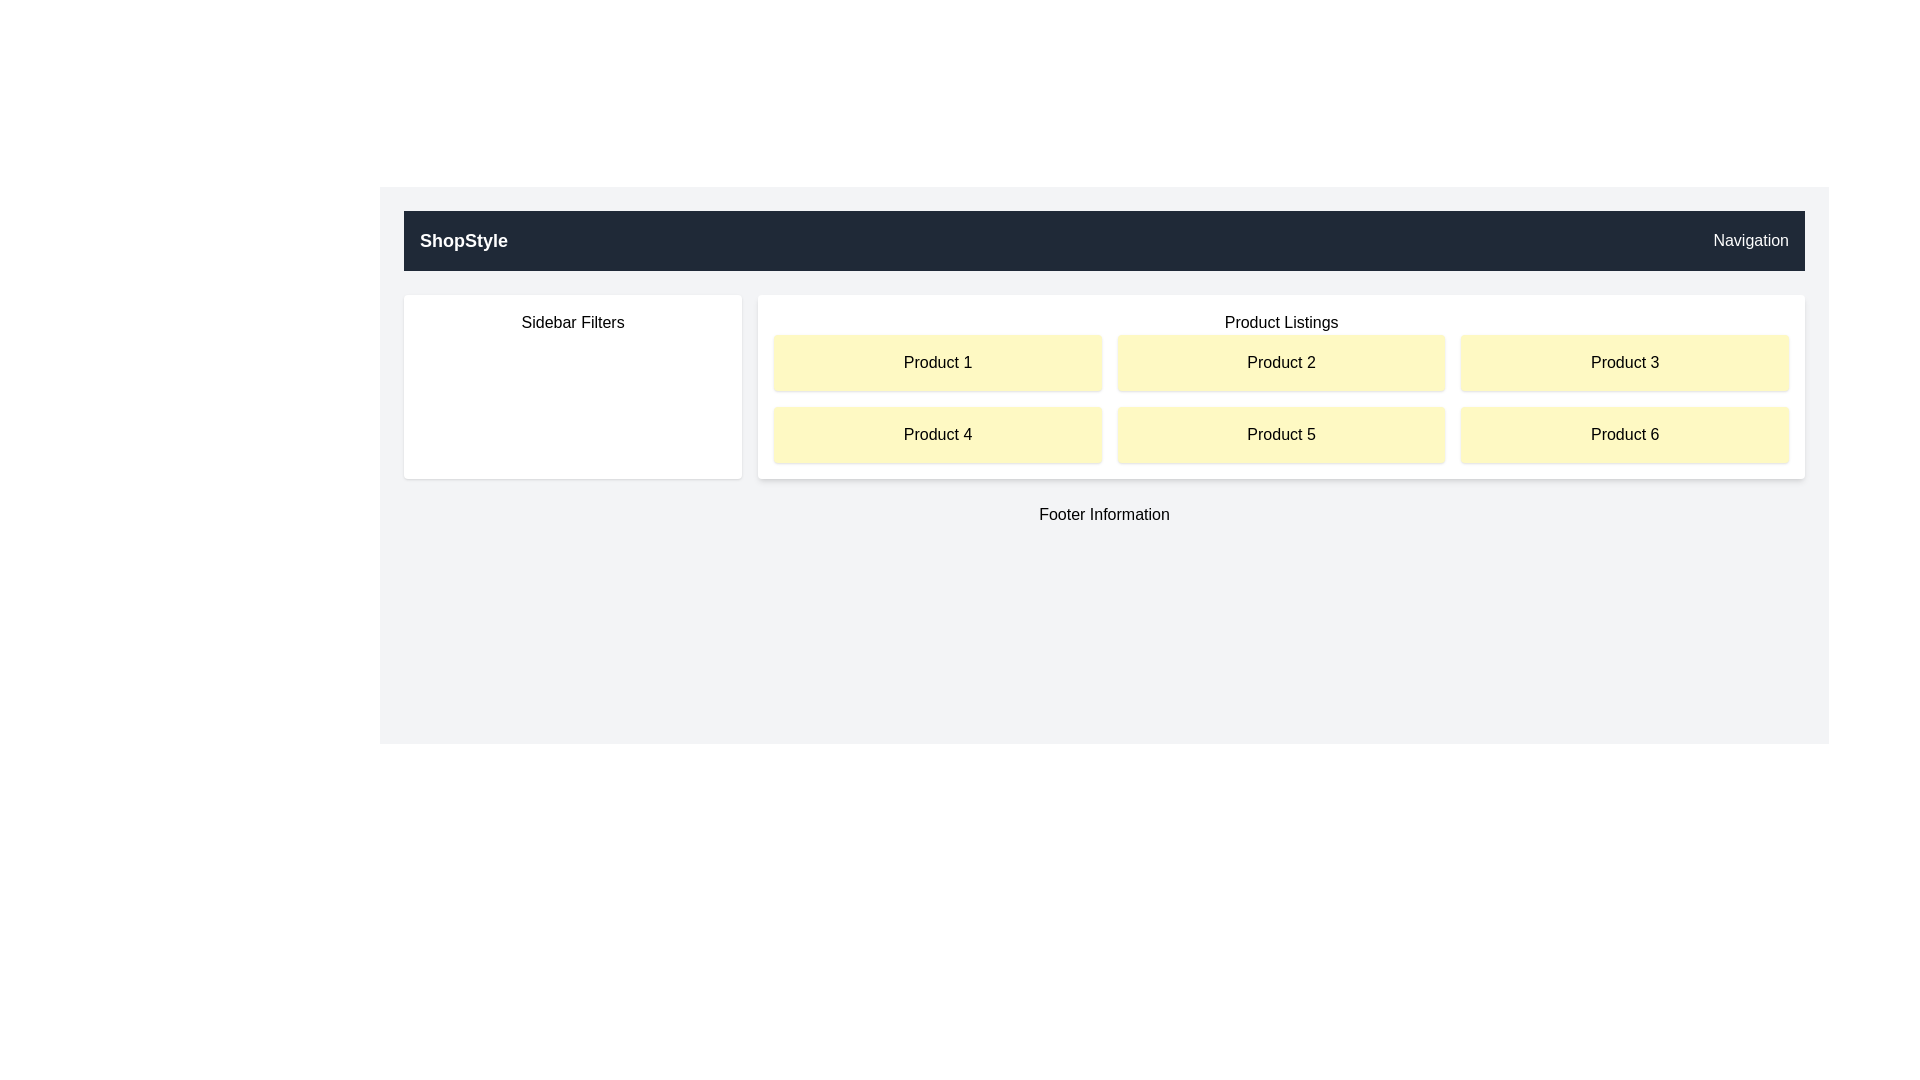 This screenshot has height=1080, width=1920. I want to click on the 'Navigation' text label styled in white on a dark background, located at the far right side of the top header, so click(1750, 239).